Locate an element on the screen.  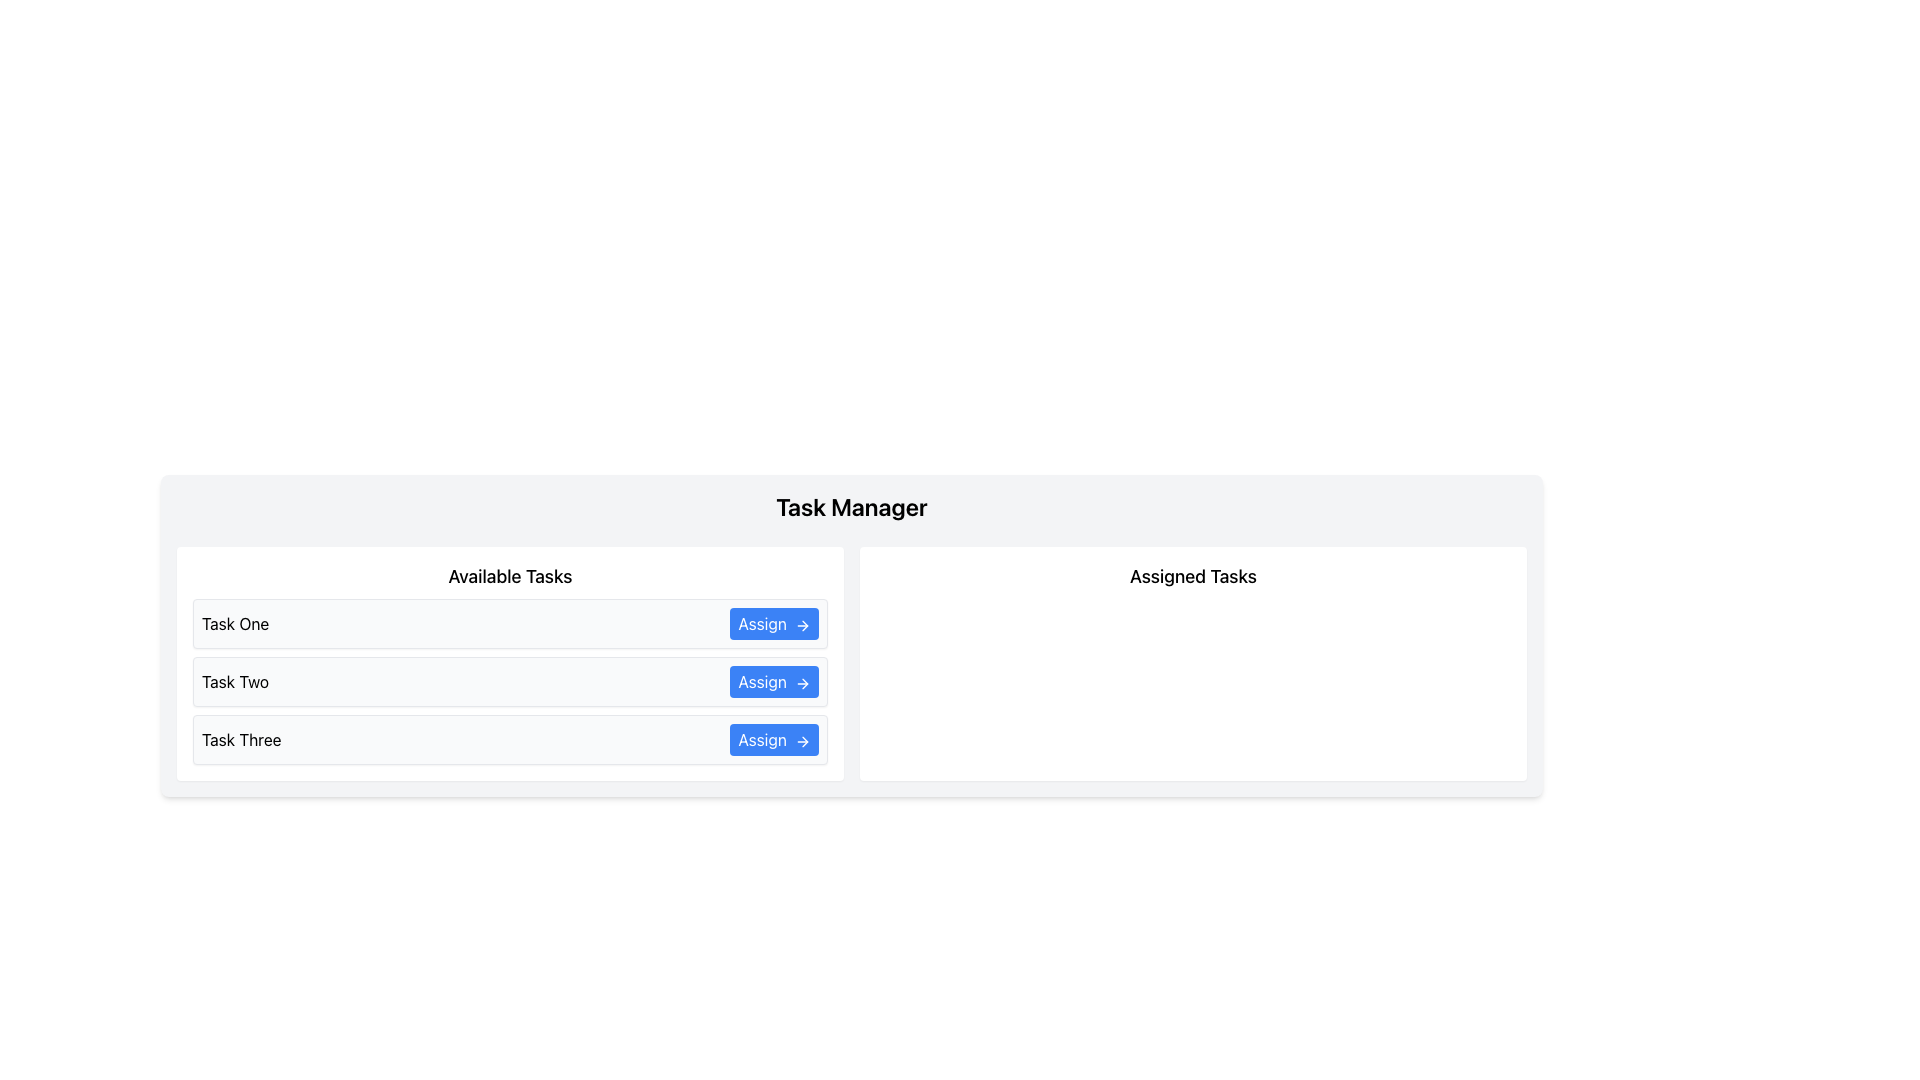
the rightward-pointing arrow icon within the 'Assign' button in the 'Available Tasks' section of the page is located at coordinates (802, 623).